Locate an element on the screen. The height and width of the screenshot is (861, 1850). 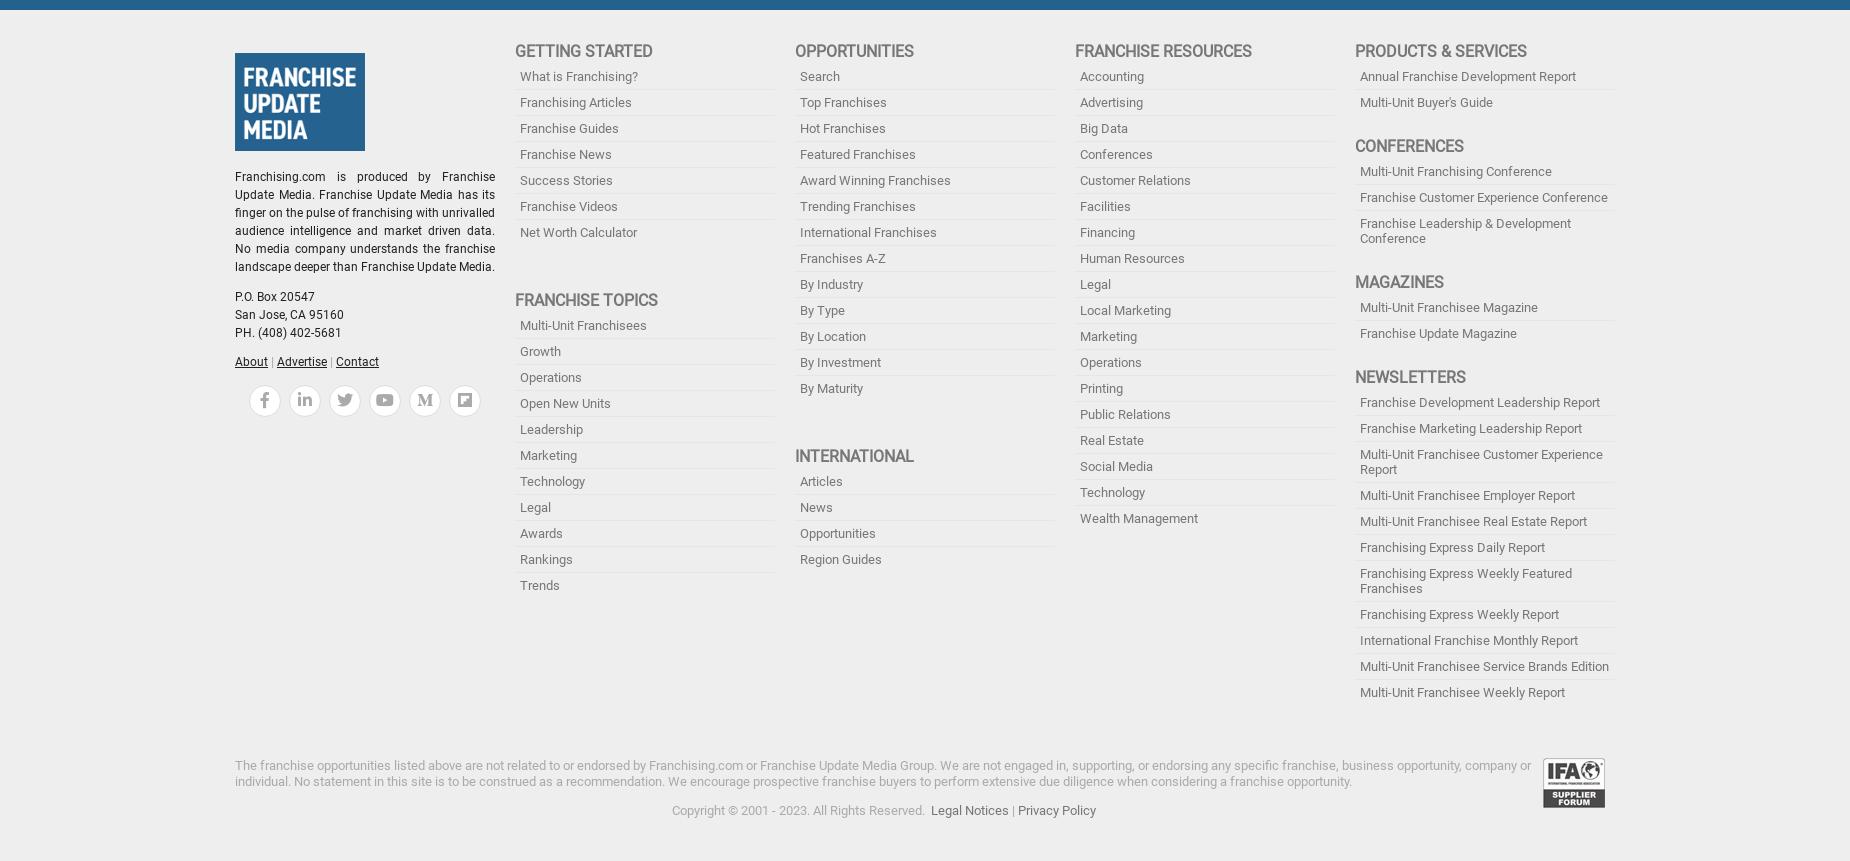
'Multi-Unit Franchisee Real Estate Report' is located at coordinates (1473, 521).